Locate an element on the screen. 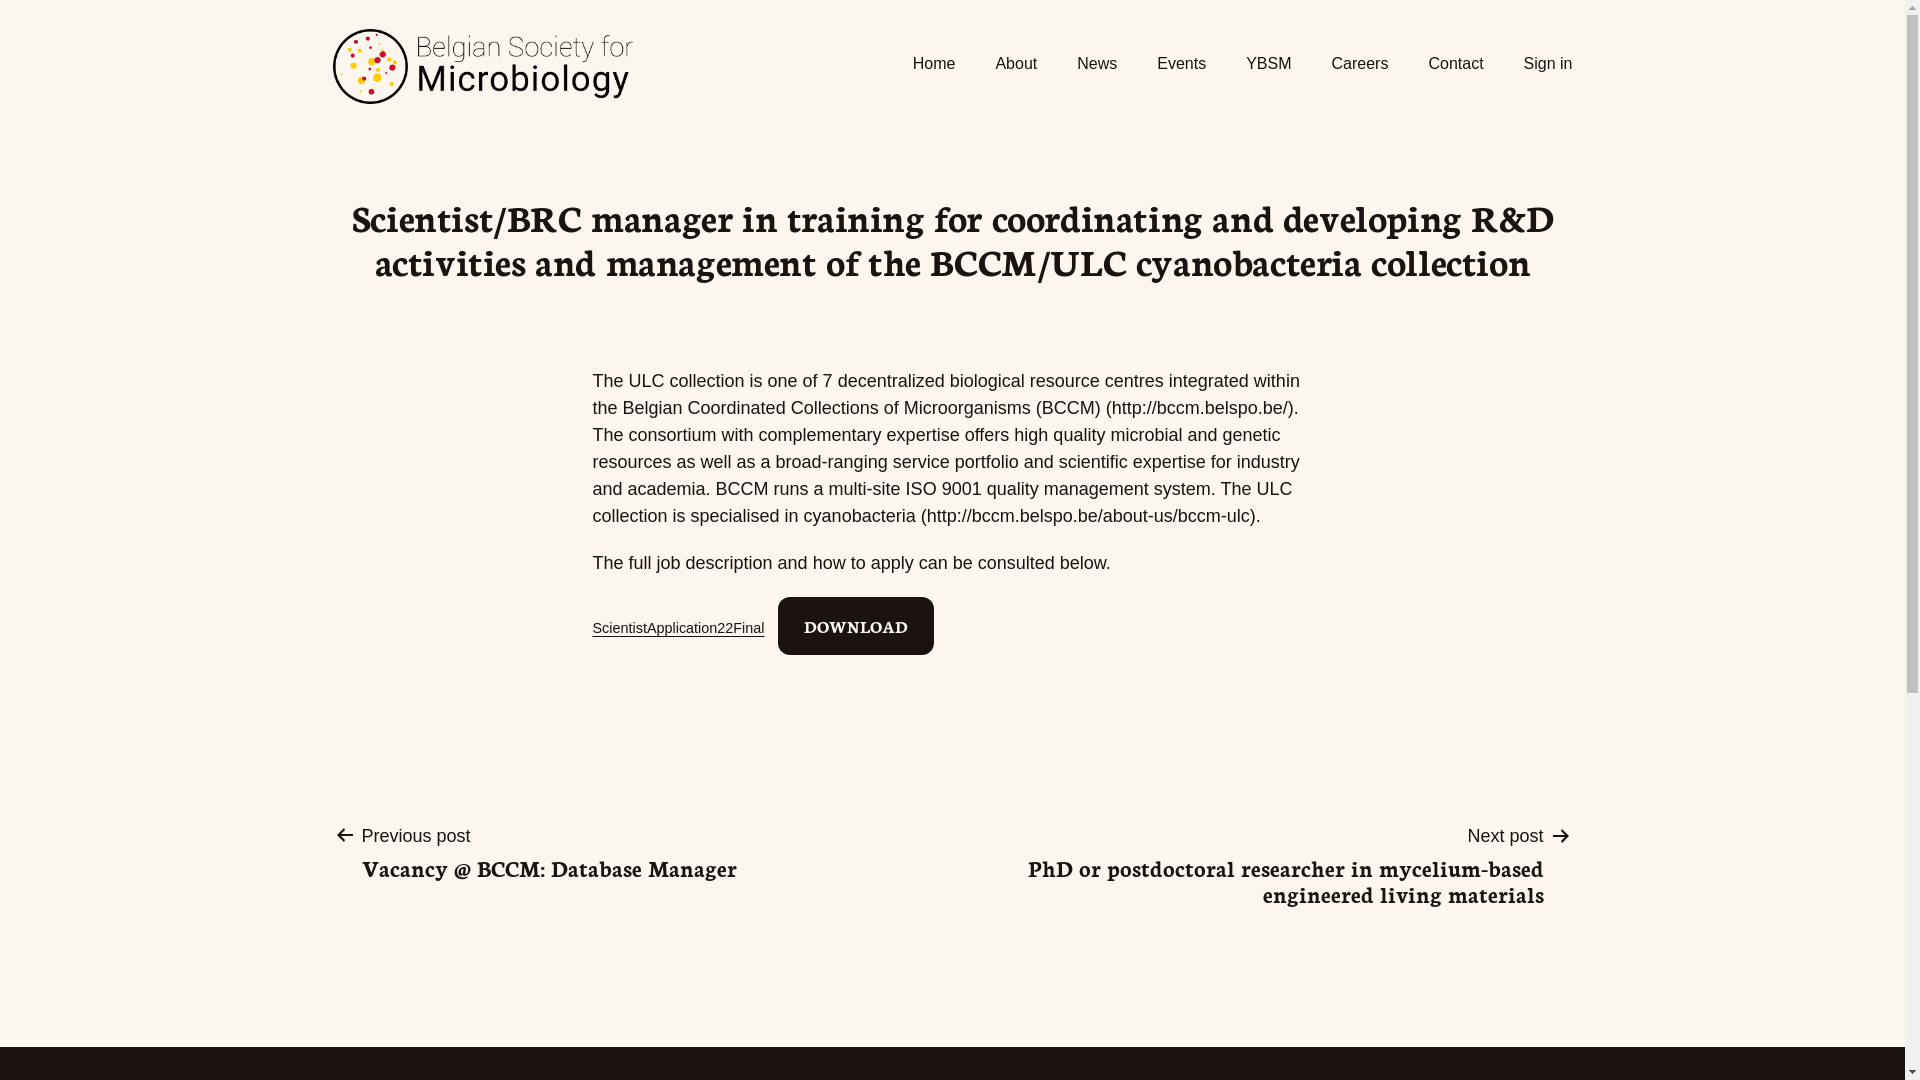  'News' is located at coordinates (1096, 63).